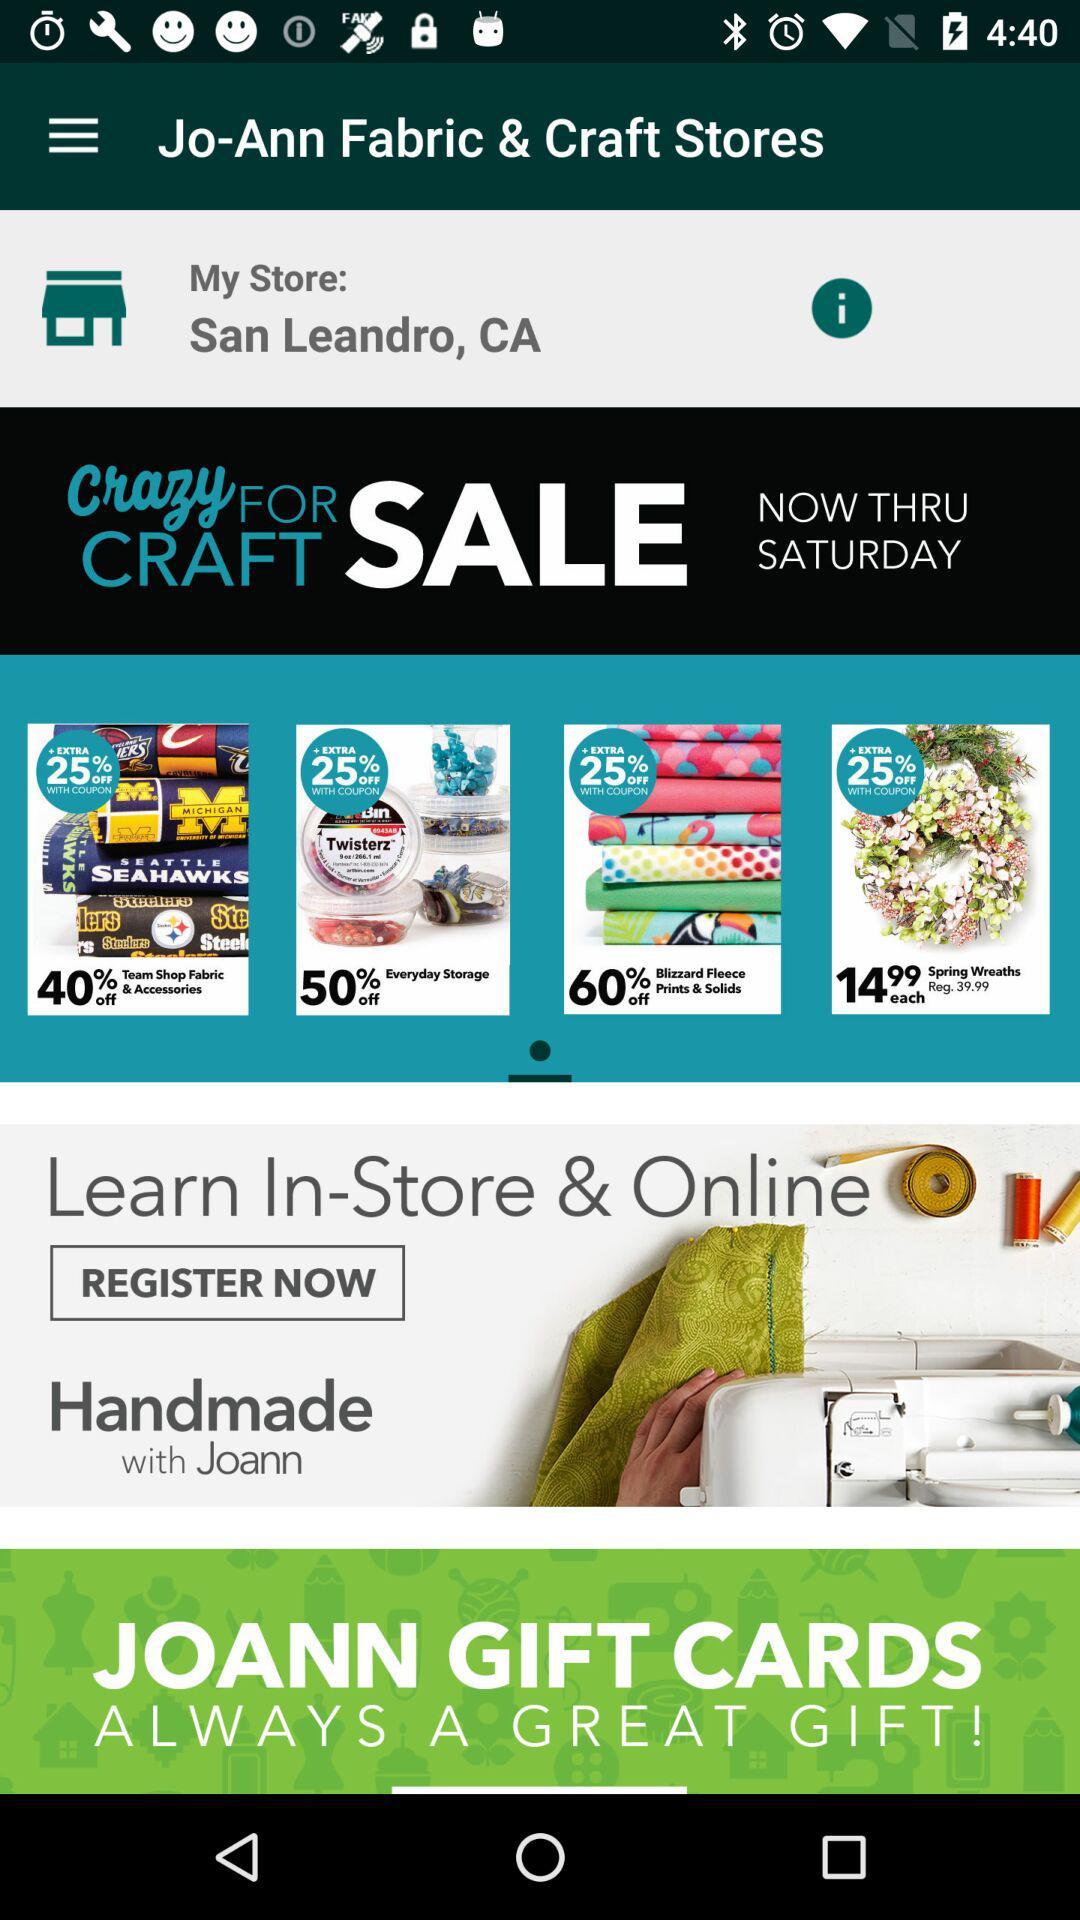 Image resolution: width=1080 pixels, height=1920 pixels. I want to click on the item next to san leandro, ca item, so click(841, 307).